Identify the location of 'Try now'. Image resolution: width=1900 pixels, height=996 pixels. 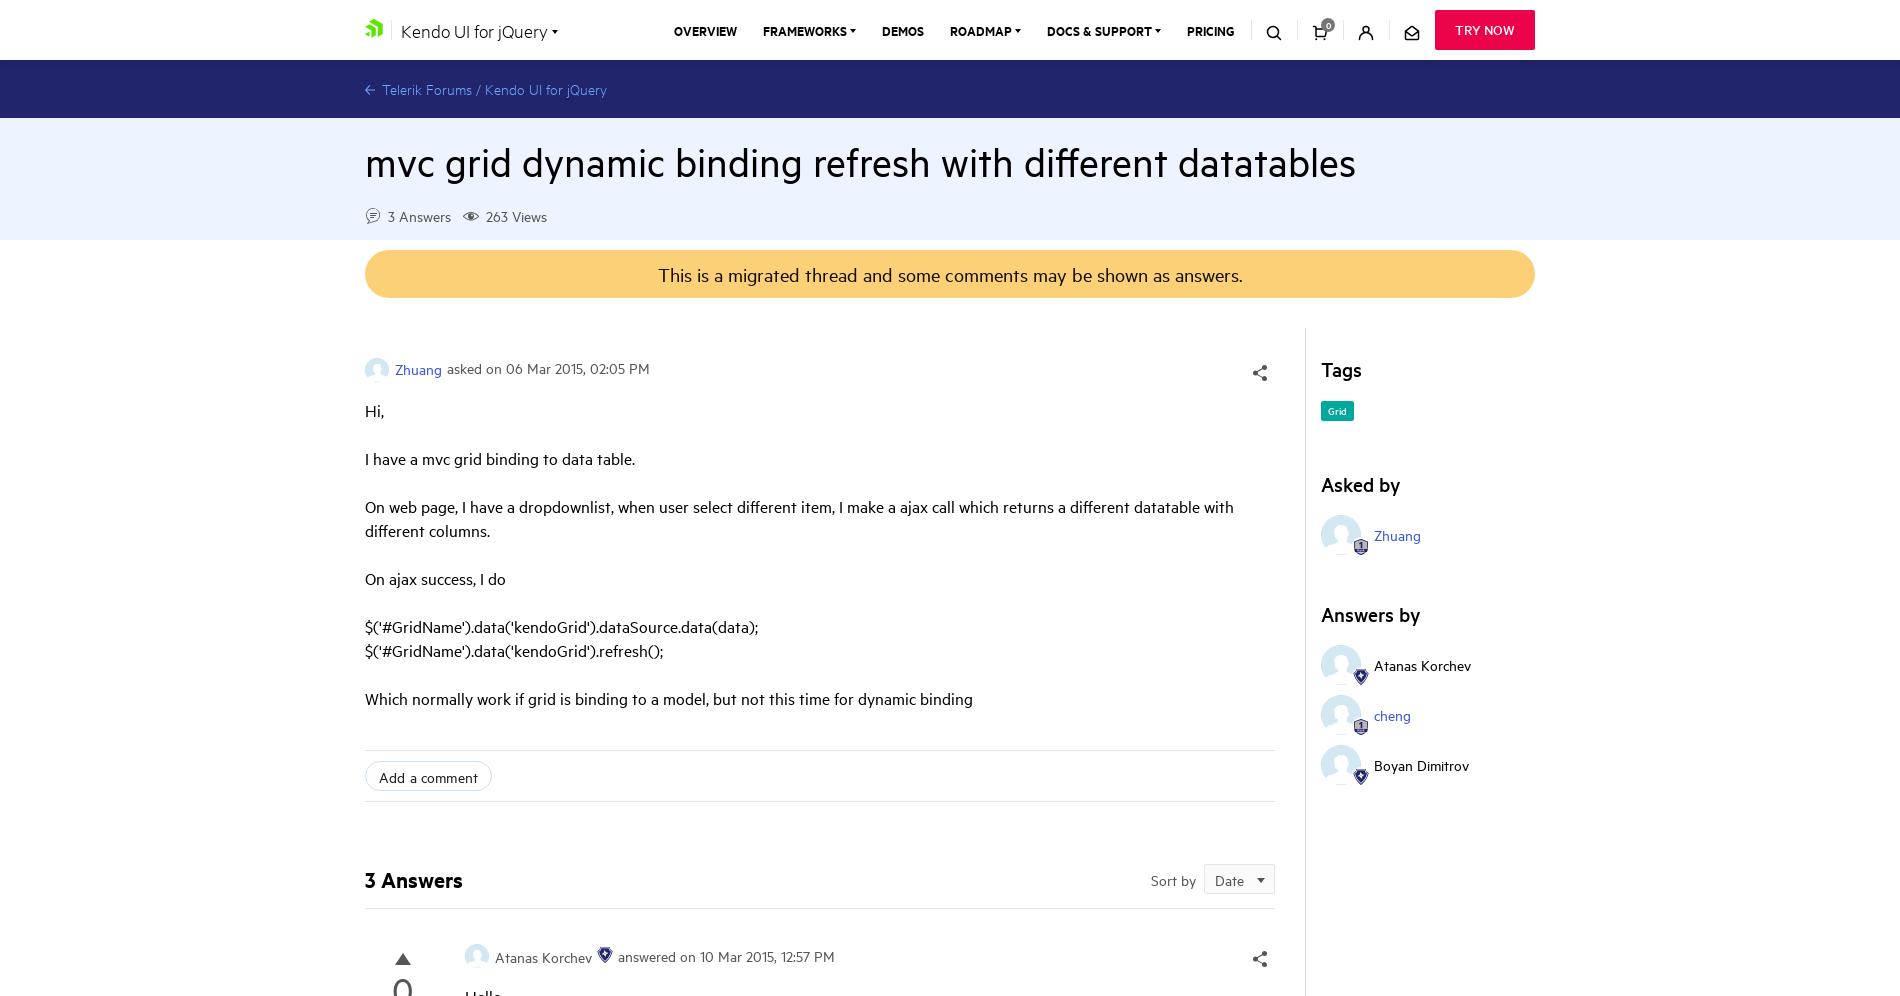
(1485, 29).